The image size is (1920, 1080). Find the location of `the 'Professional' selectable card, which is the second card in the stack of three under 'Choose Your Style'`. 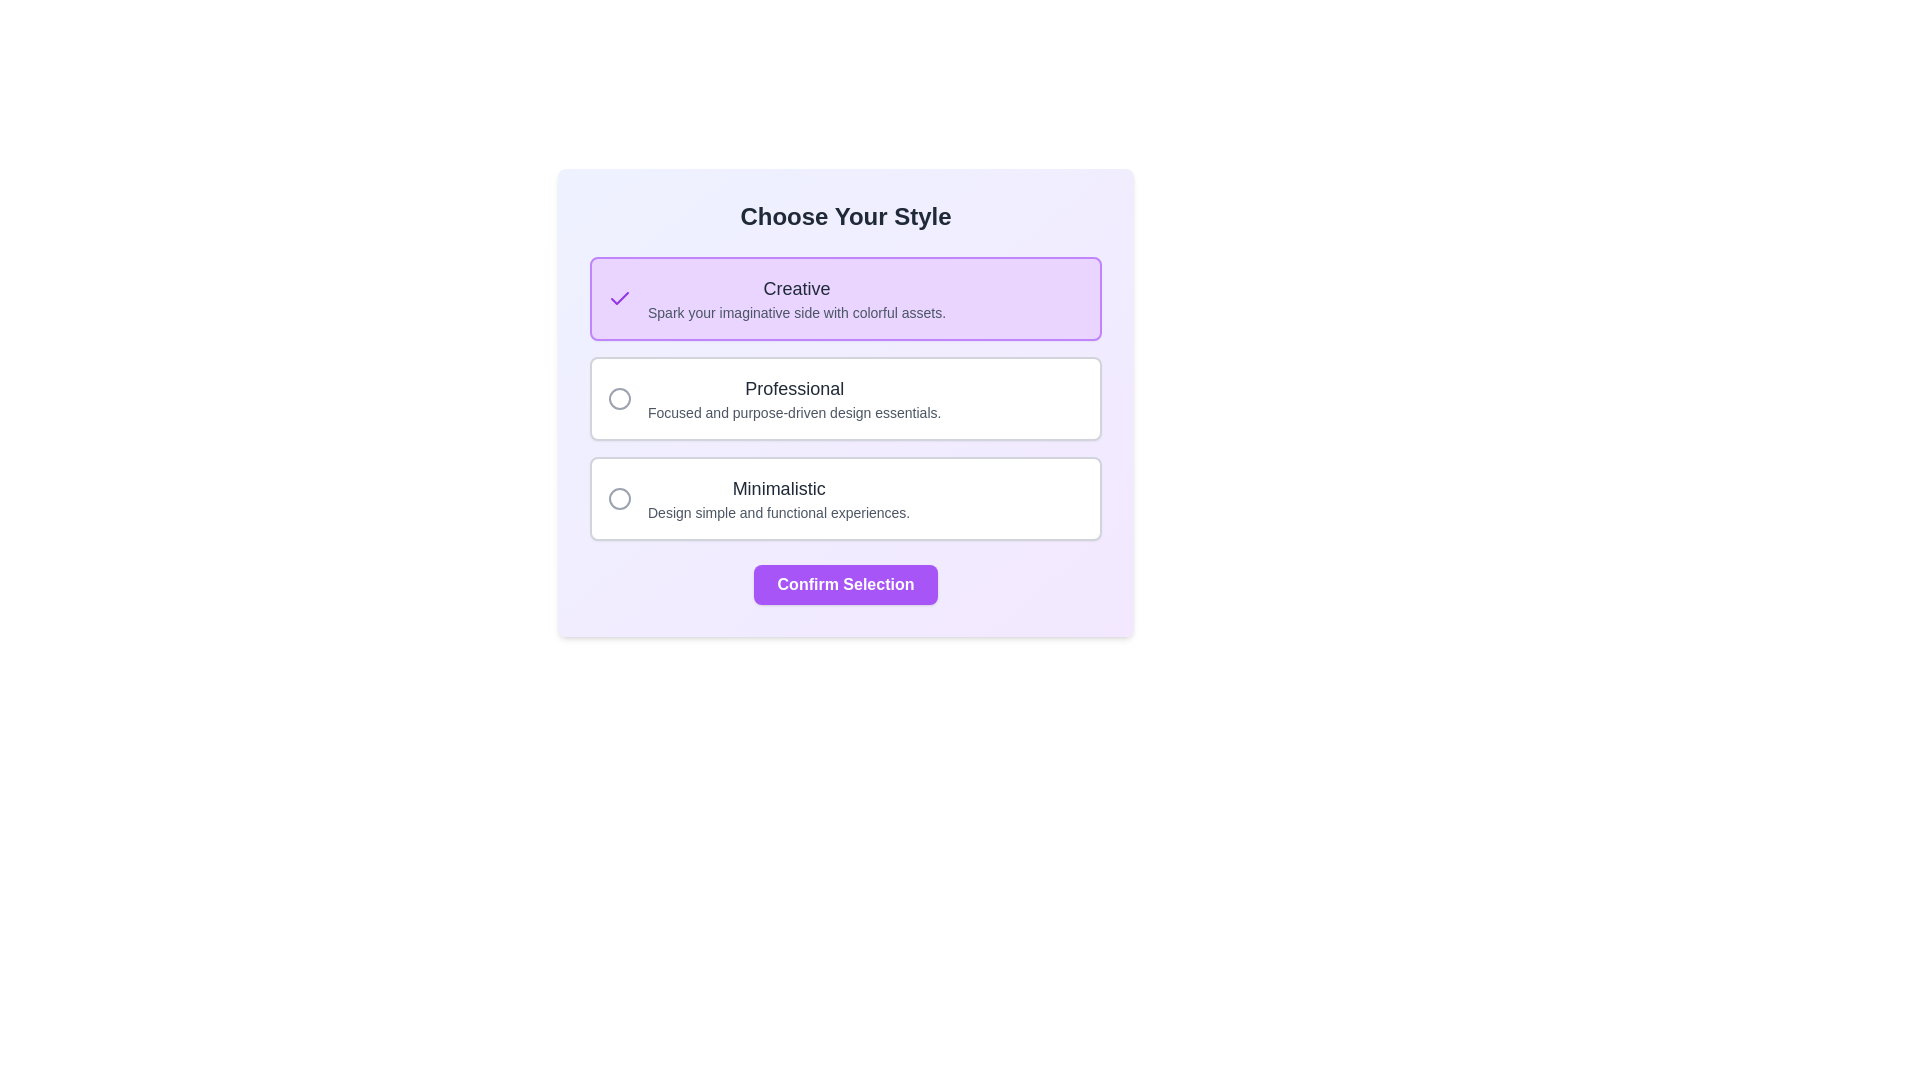

the 'Professional' selectable card, which is the second card in the stack of three under 'Choose Your Style' is located at coordinates (845, 402).